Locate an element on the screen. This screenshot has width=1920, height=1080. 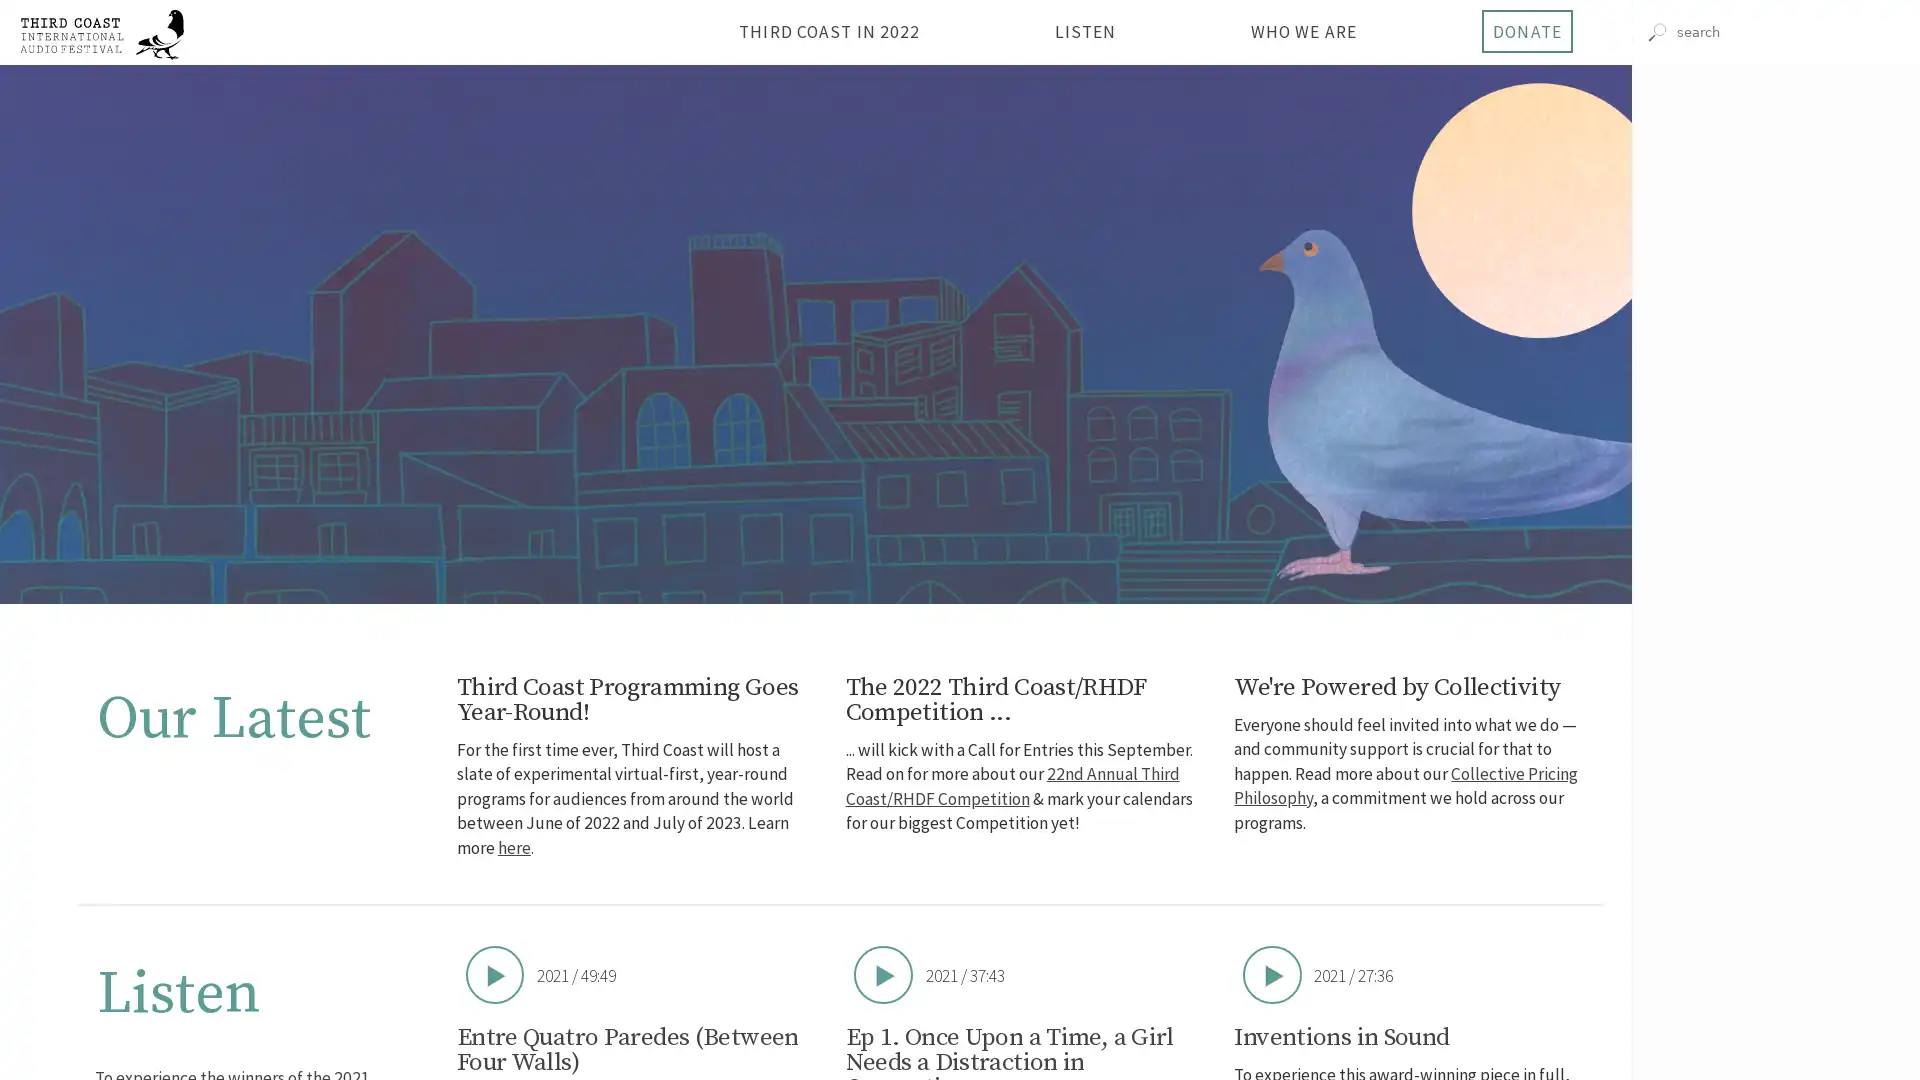
Play Now is located at coordinates (882, 973).